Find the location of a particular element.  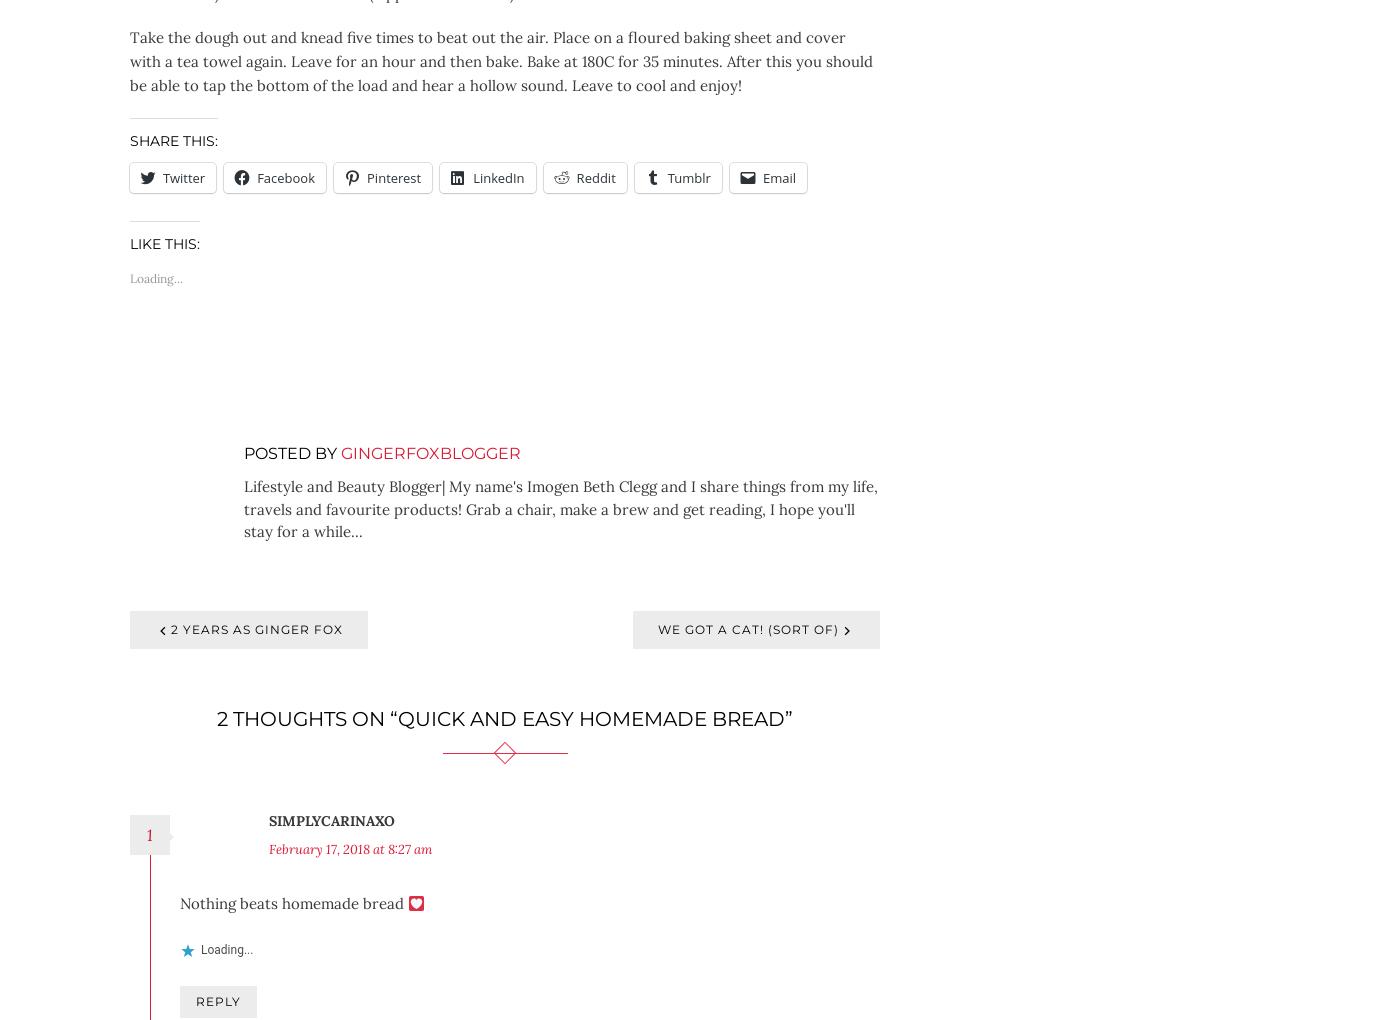

'Lifestyle and Beauty Blogger| 

My name's Imogen Beth Clegg and I share things from my life, travels and favourite products!
 
Grab a chair, make a brew and get reading, I hope you'll stay for a while...' is located at coordinates (244, 508).